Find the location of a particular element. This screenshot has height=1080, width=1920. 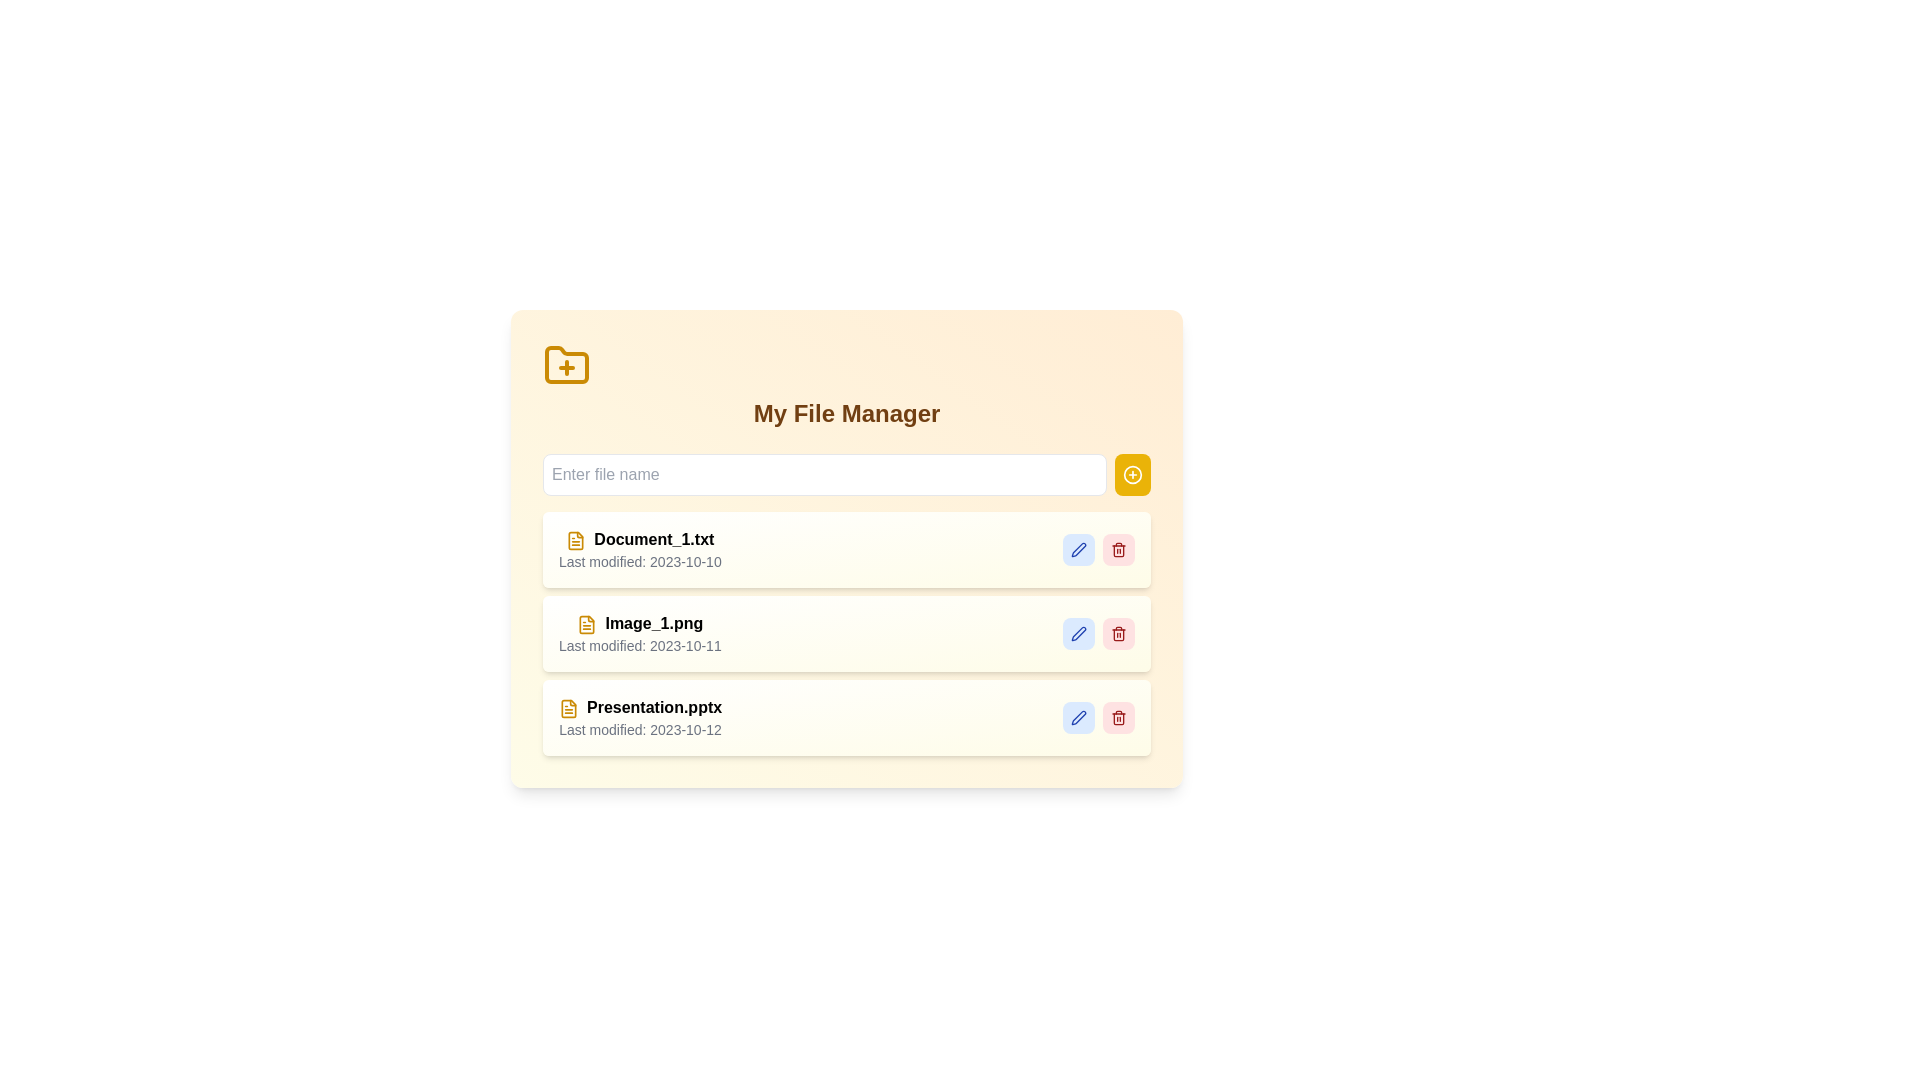

the delete button located in the right column of the second file entry, positioned to the right of the blue edit button is located at coordinates (1117, 633).